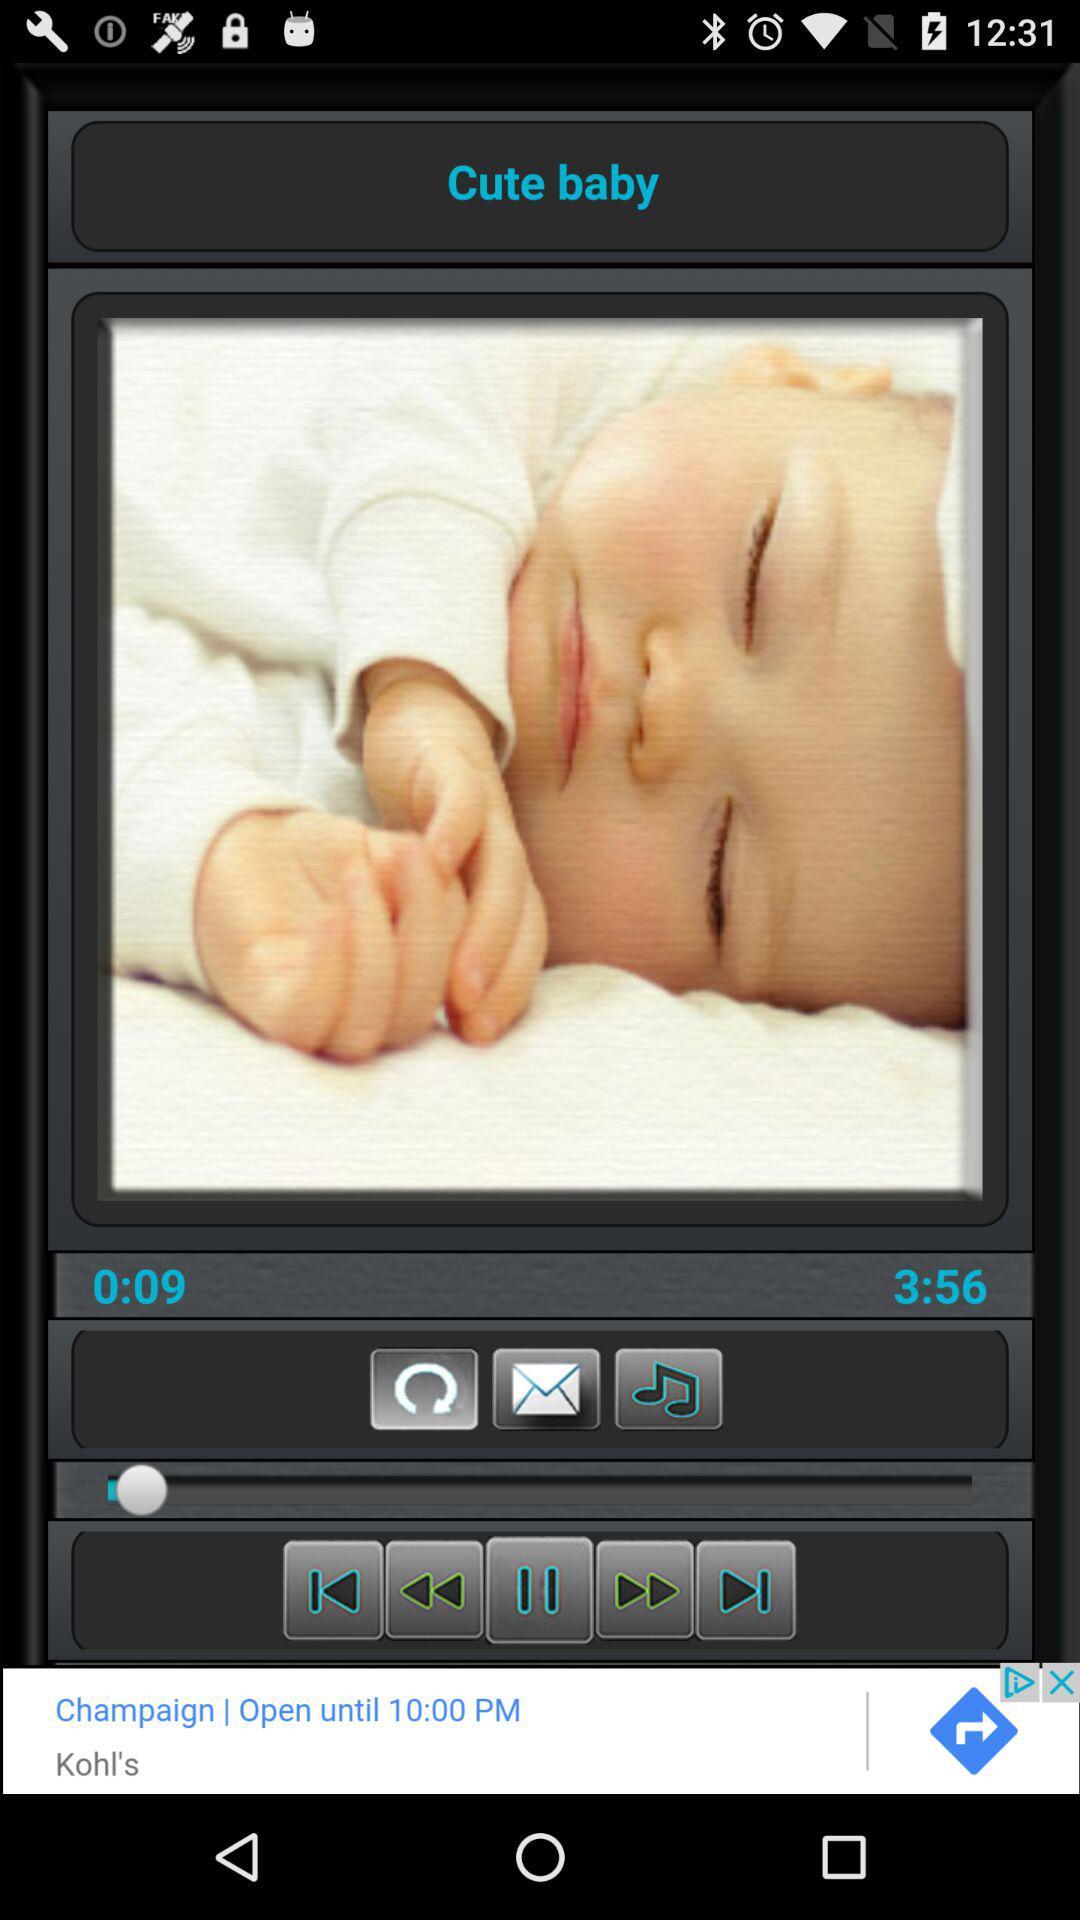 This screenshot has height=1920, width=1080. What do you see at coordinates (538, 1701) in the screenshot?
I see `the sliders icon` at bounding box center [538, 1701].